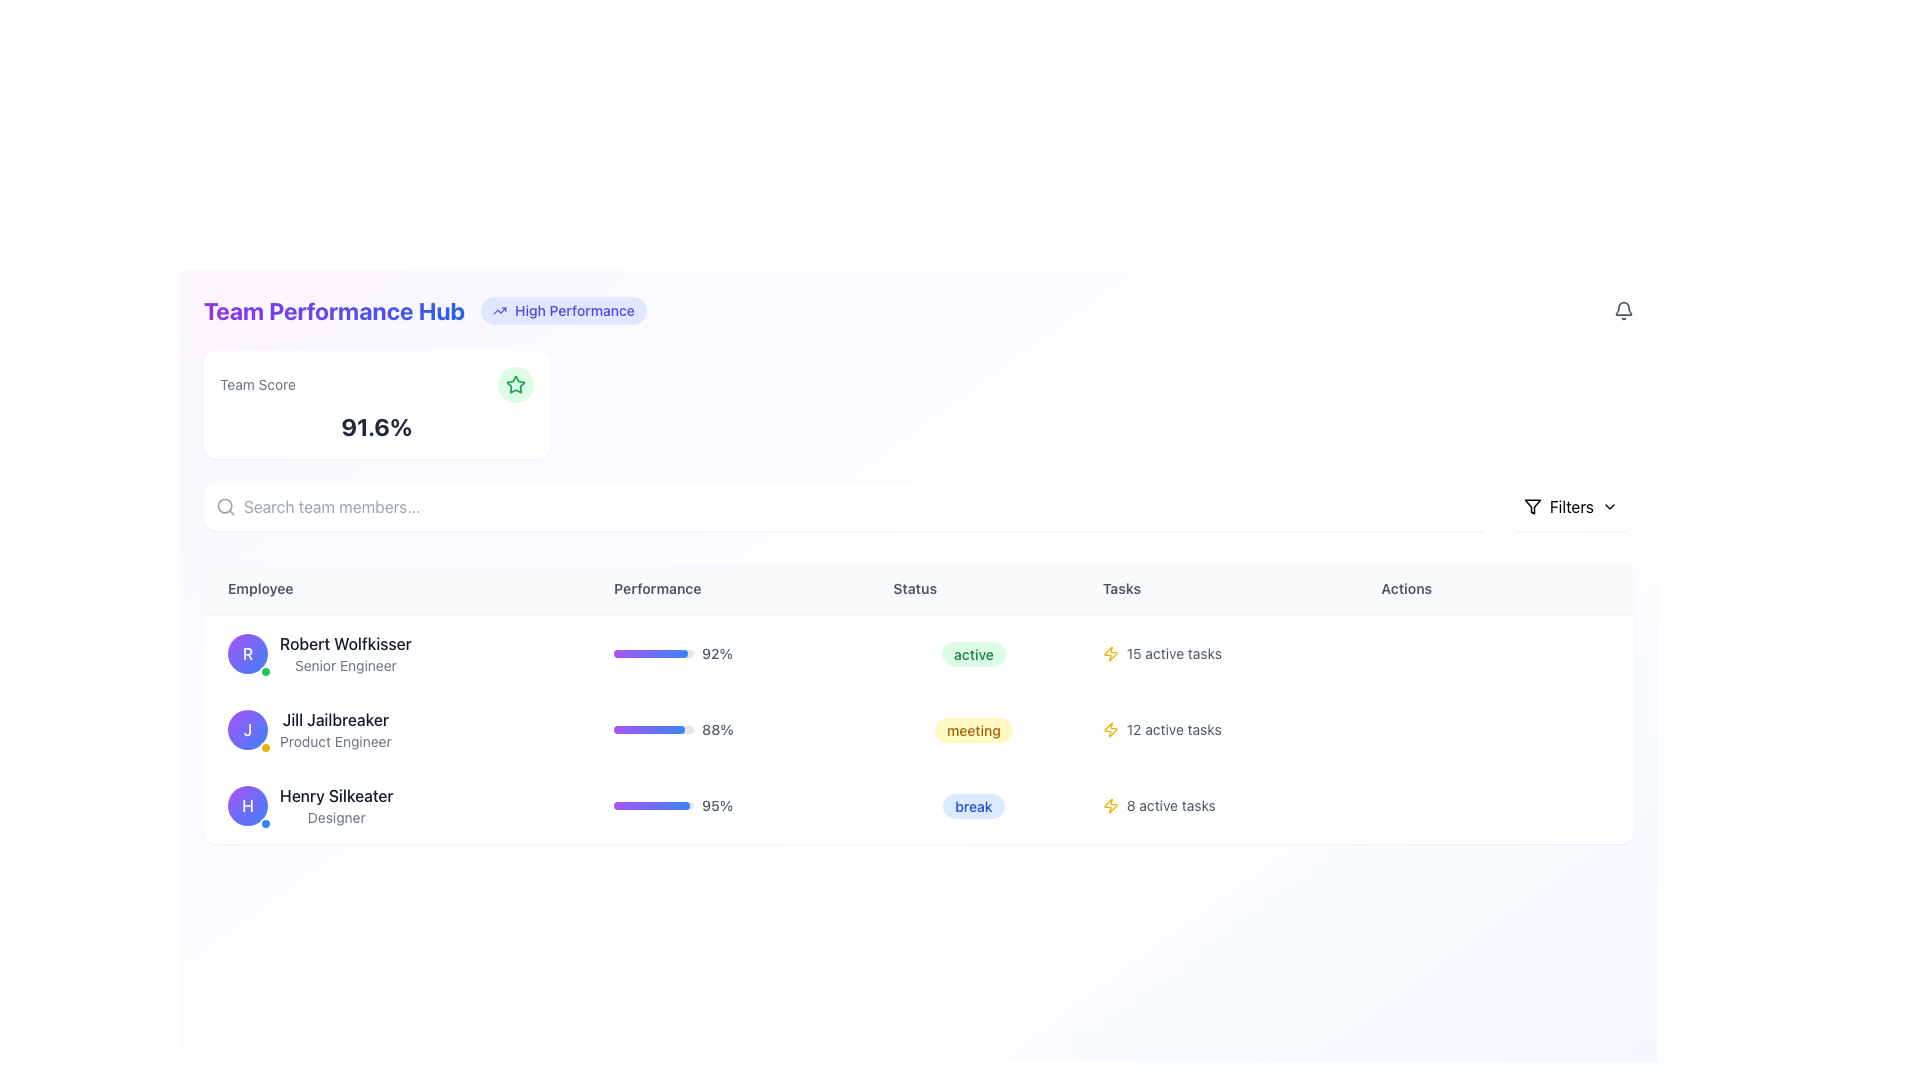 The image size is (1920, 1080). What do you see at coordinates (974, 805) in the screenshot?
I see `the status indicator badge for 'Henry Silkeater', located in the 'Status' column of the table, to interact with it` at bounding box center [974, 805].